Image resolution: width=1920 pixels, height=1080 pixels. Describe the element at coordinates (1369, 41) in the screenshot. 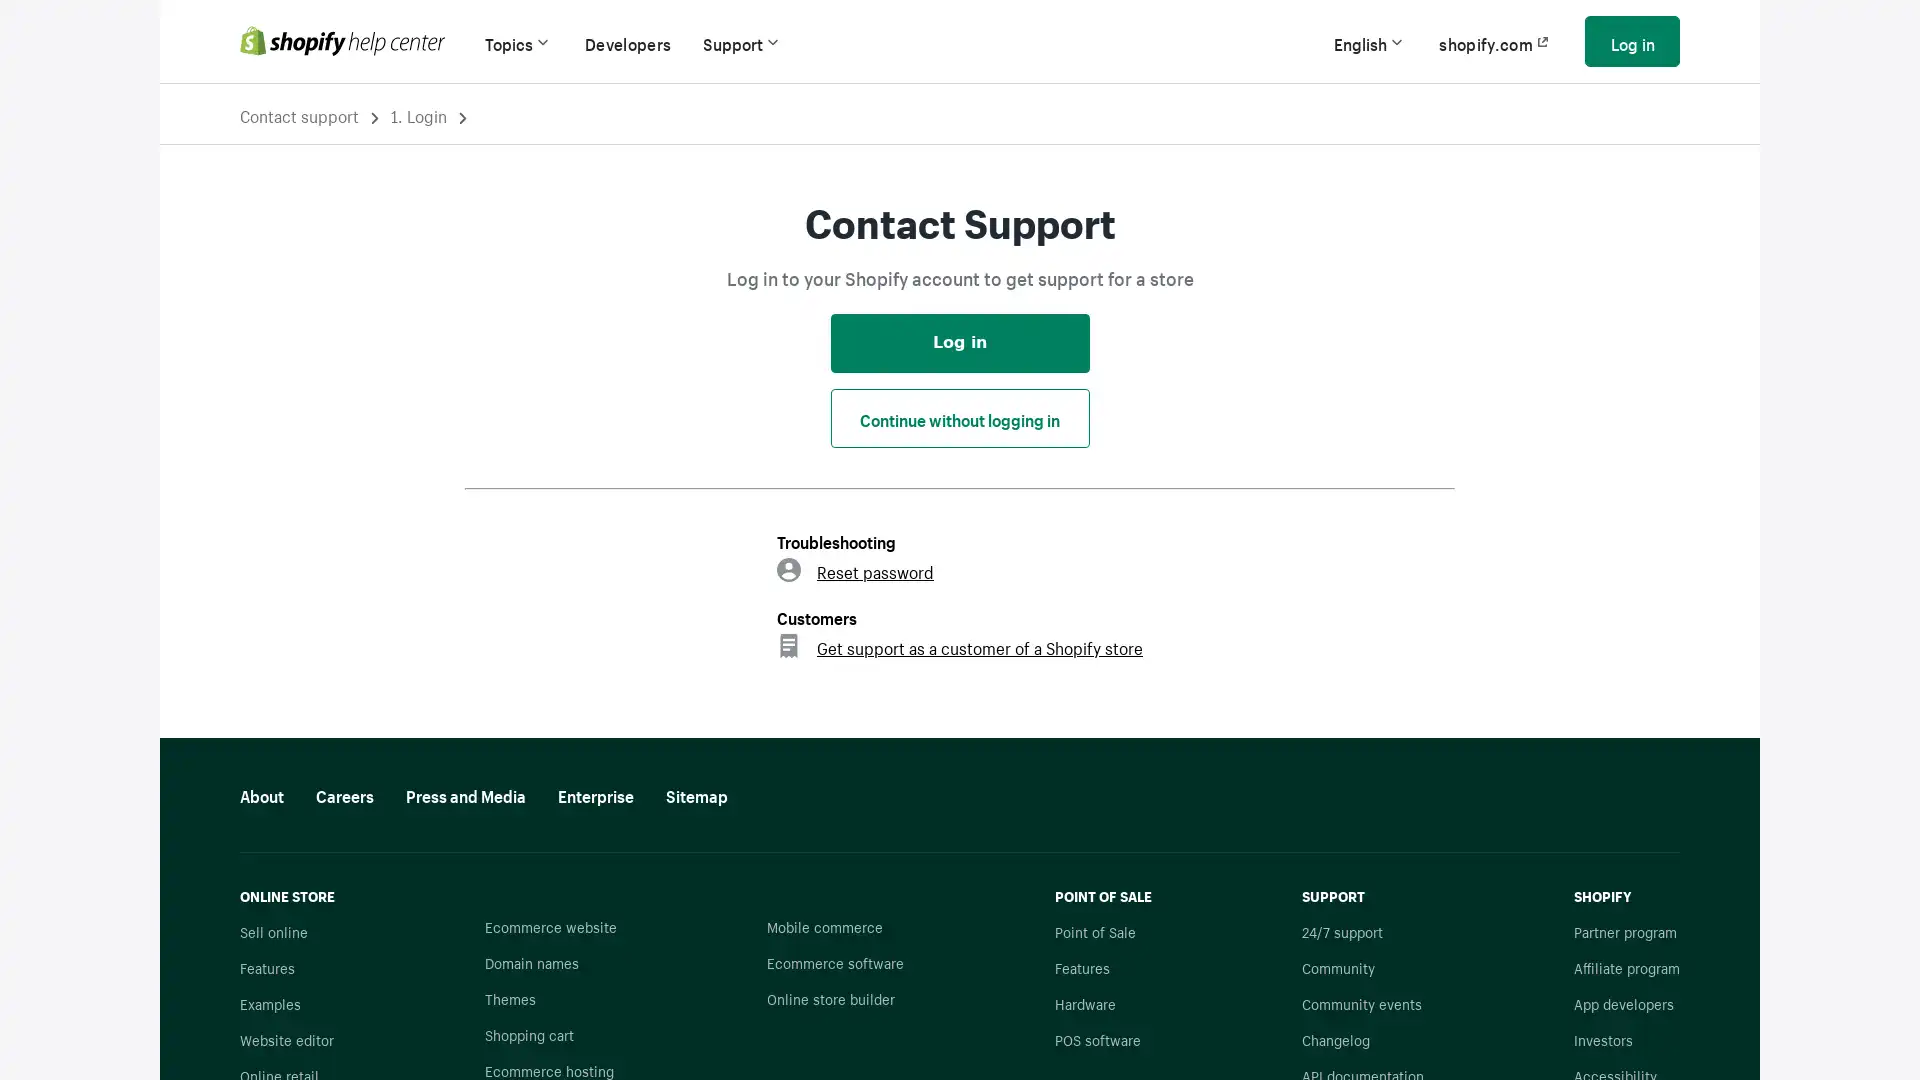

I see `English` at that location.